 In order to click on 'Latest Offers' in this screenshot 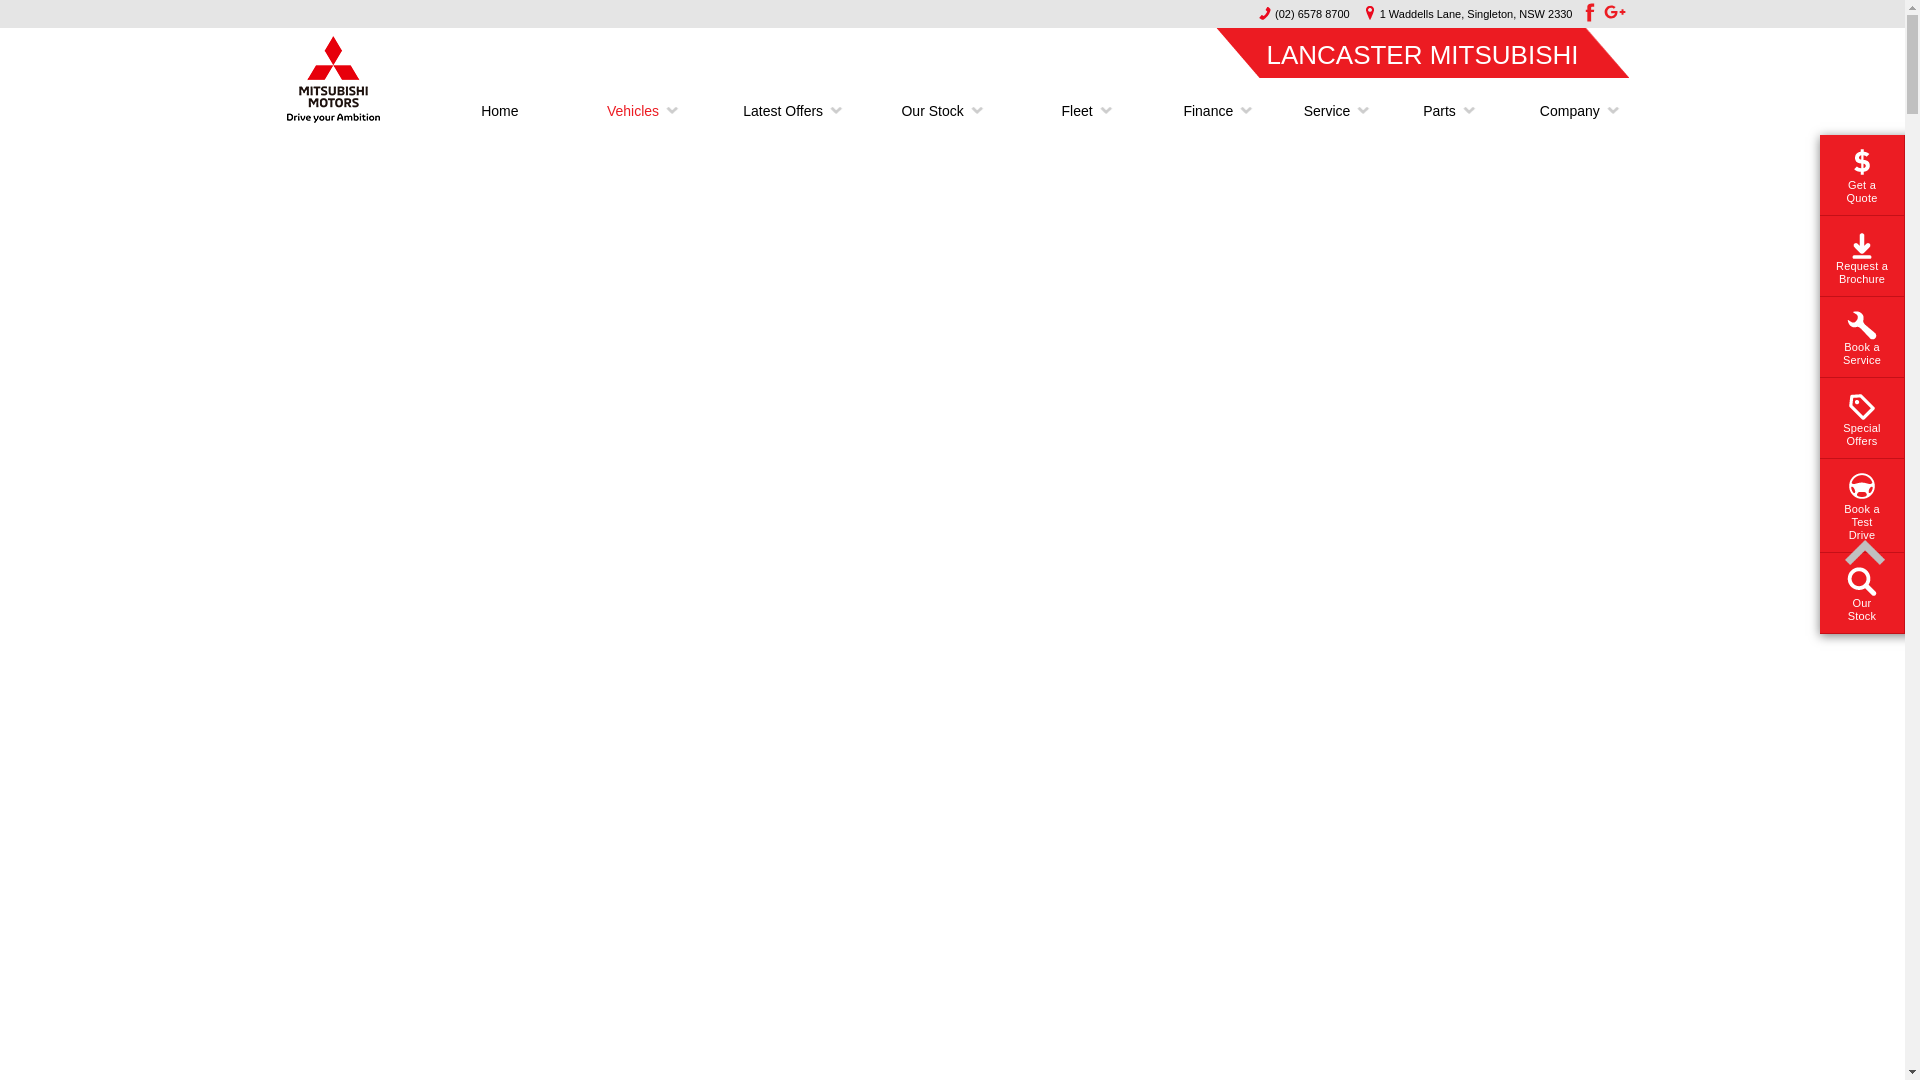, I will do `click(781, 111)`.